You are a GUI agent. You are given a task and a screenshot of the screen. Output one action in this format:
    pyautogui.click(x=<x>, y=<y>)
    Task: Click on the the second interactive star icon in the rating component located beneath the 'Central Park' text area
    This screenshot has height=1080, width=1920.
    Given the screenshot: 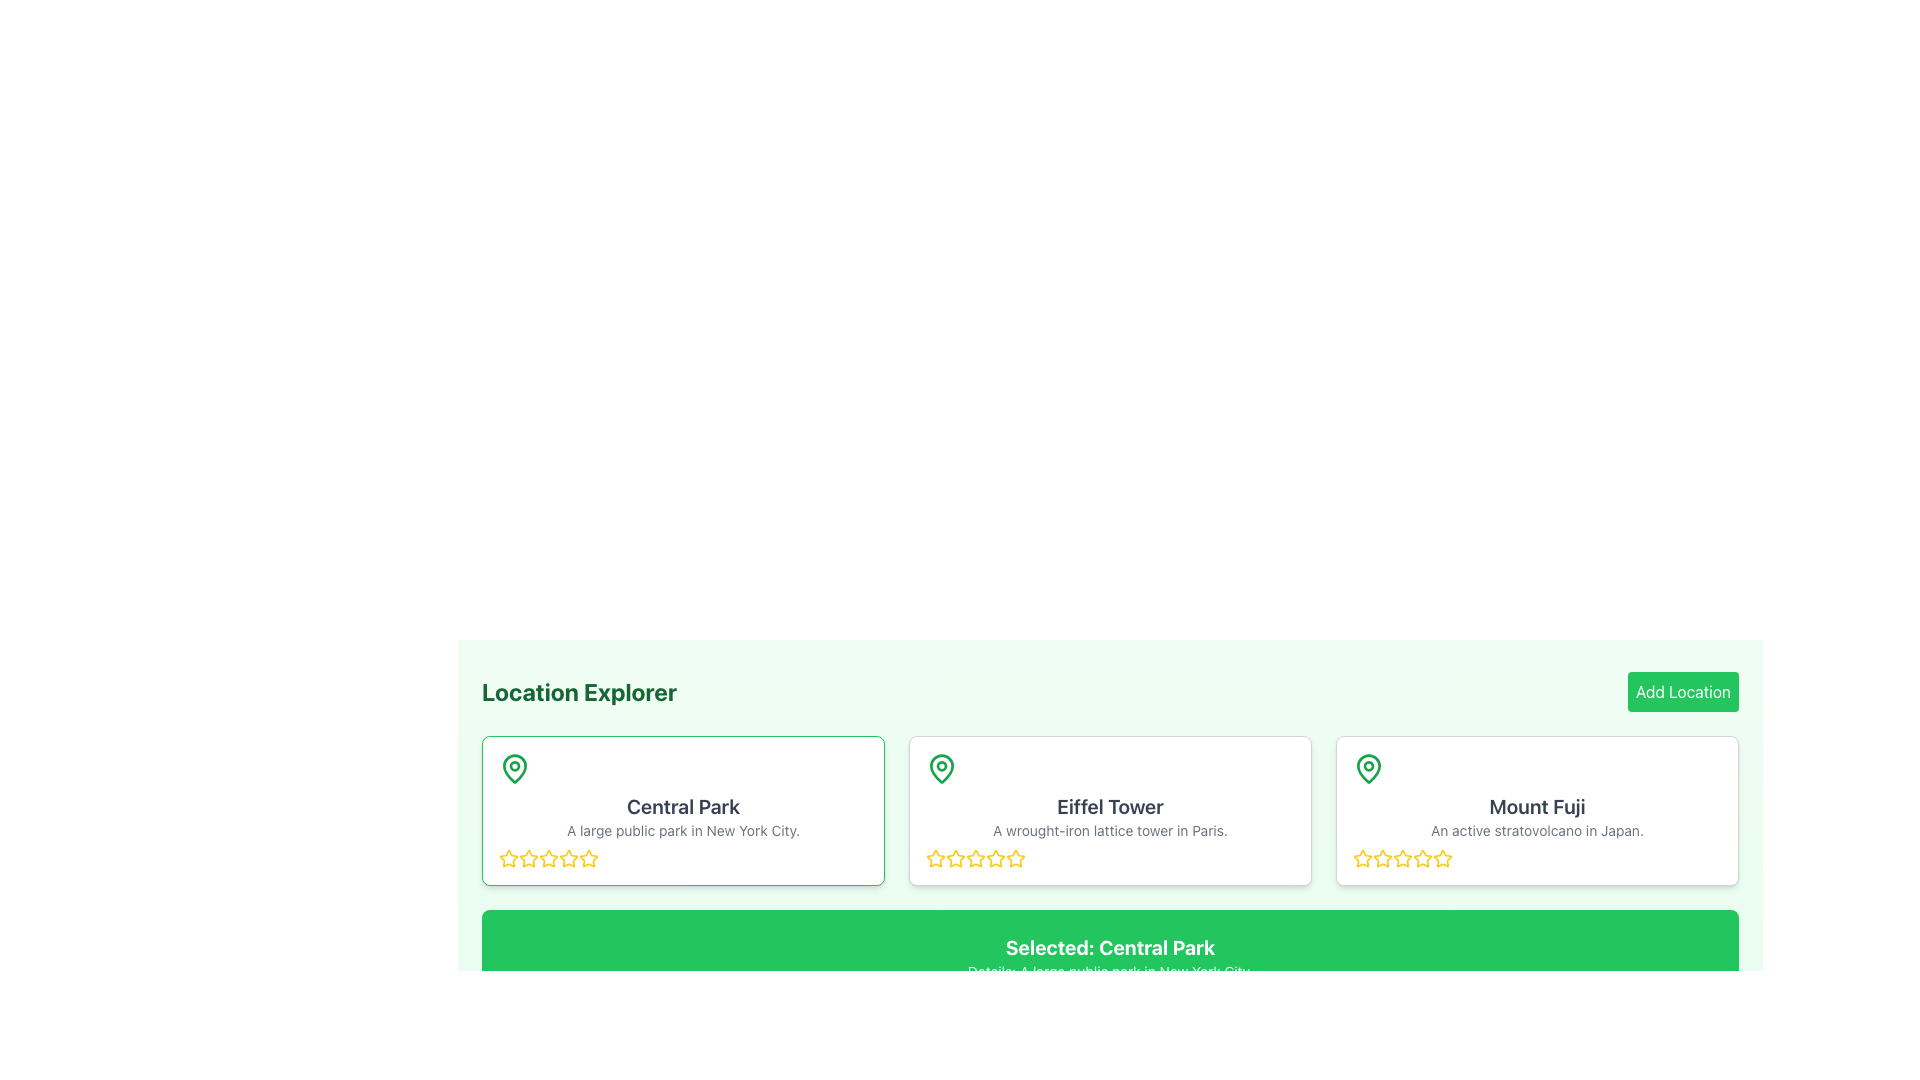 What is the action you would take?
    pyautogui.click(x=548, y=857)
    